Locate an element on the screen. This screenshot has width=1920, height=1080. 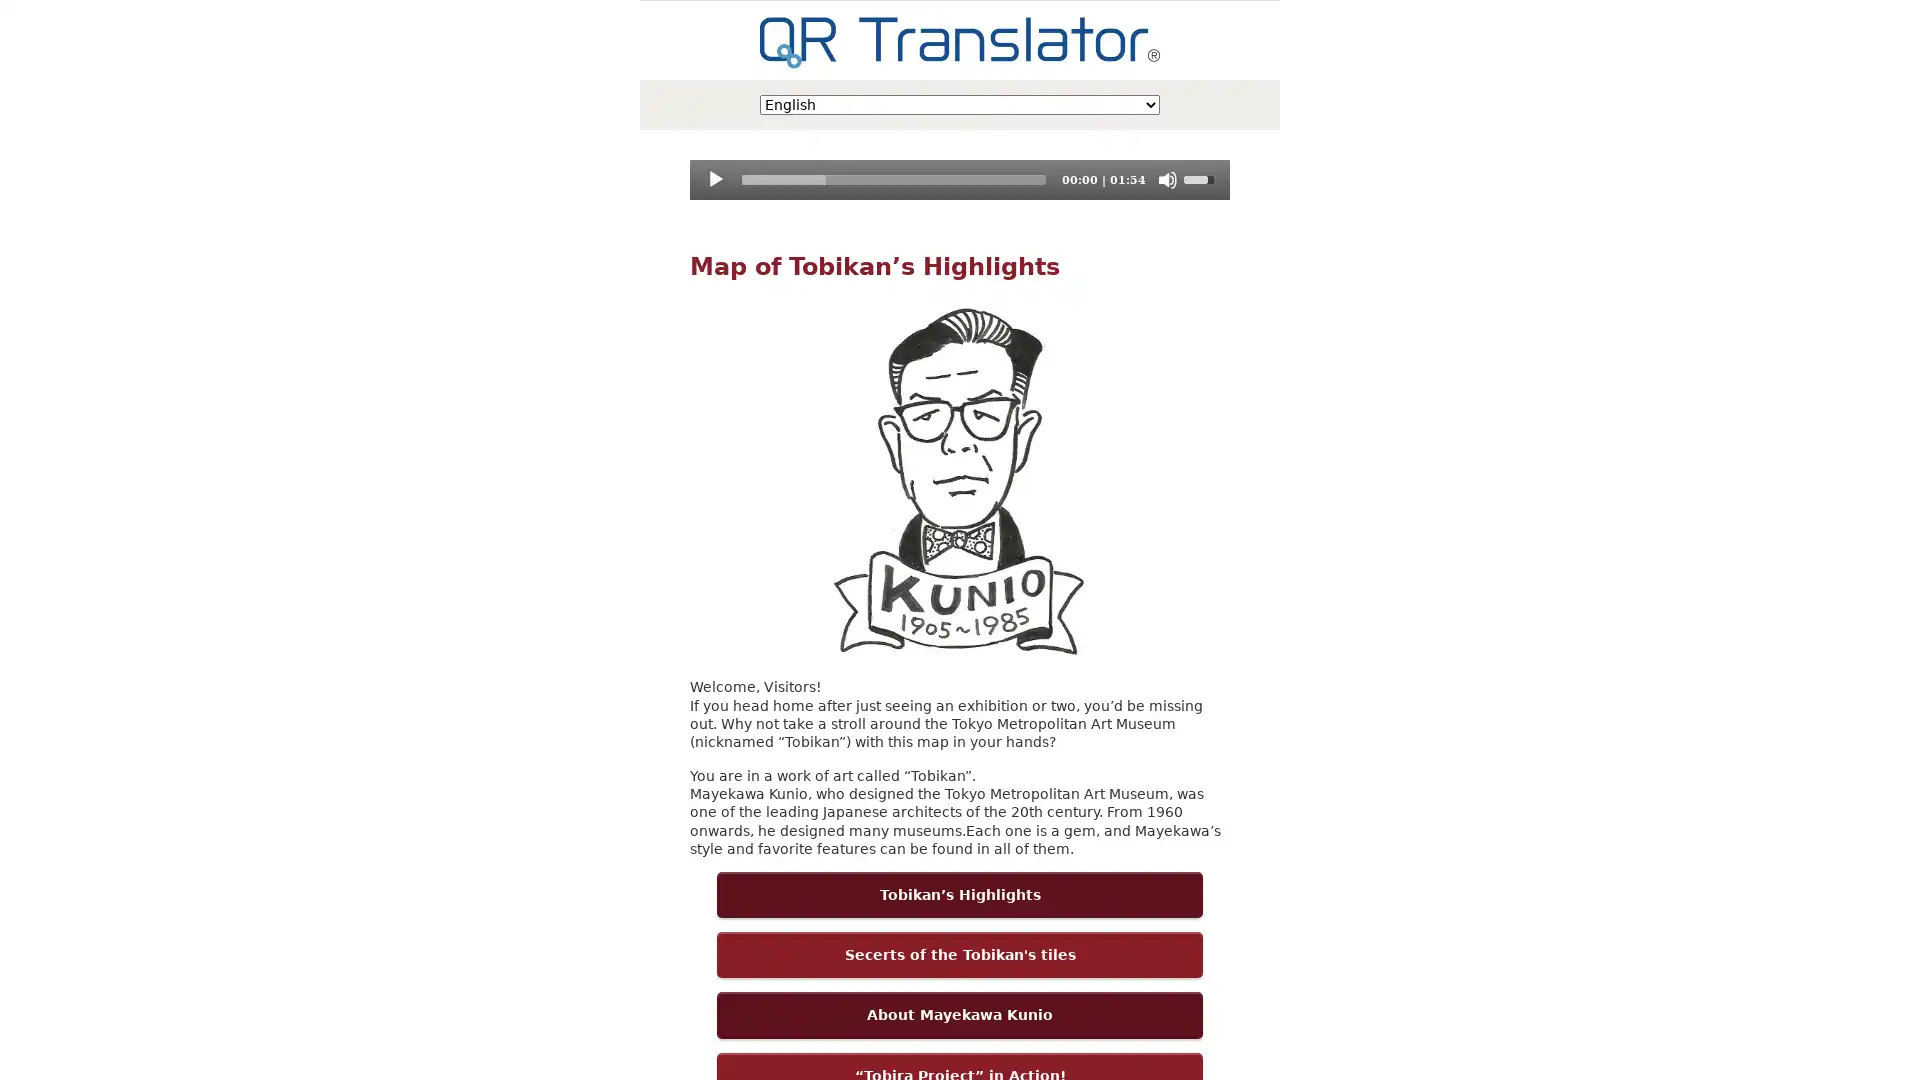
Play is located at coordinates (715, 180).